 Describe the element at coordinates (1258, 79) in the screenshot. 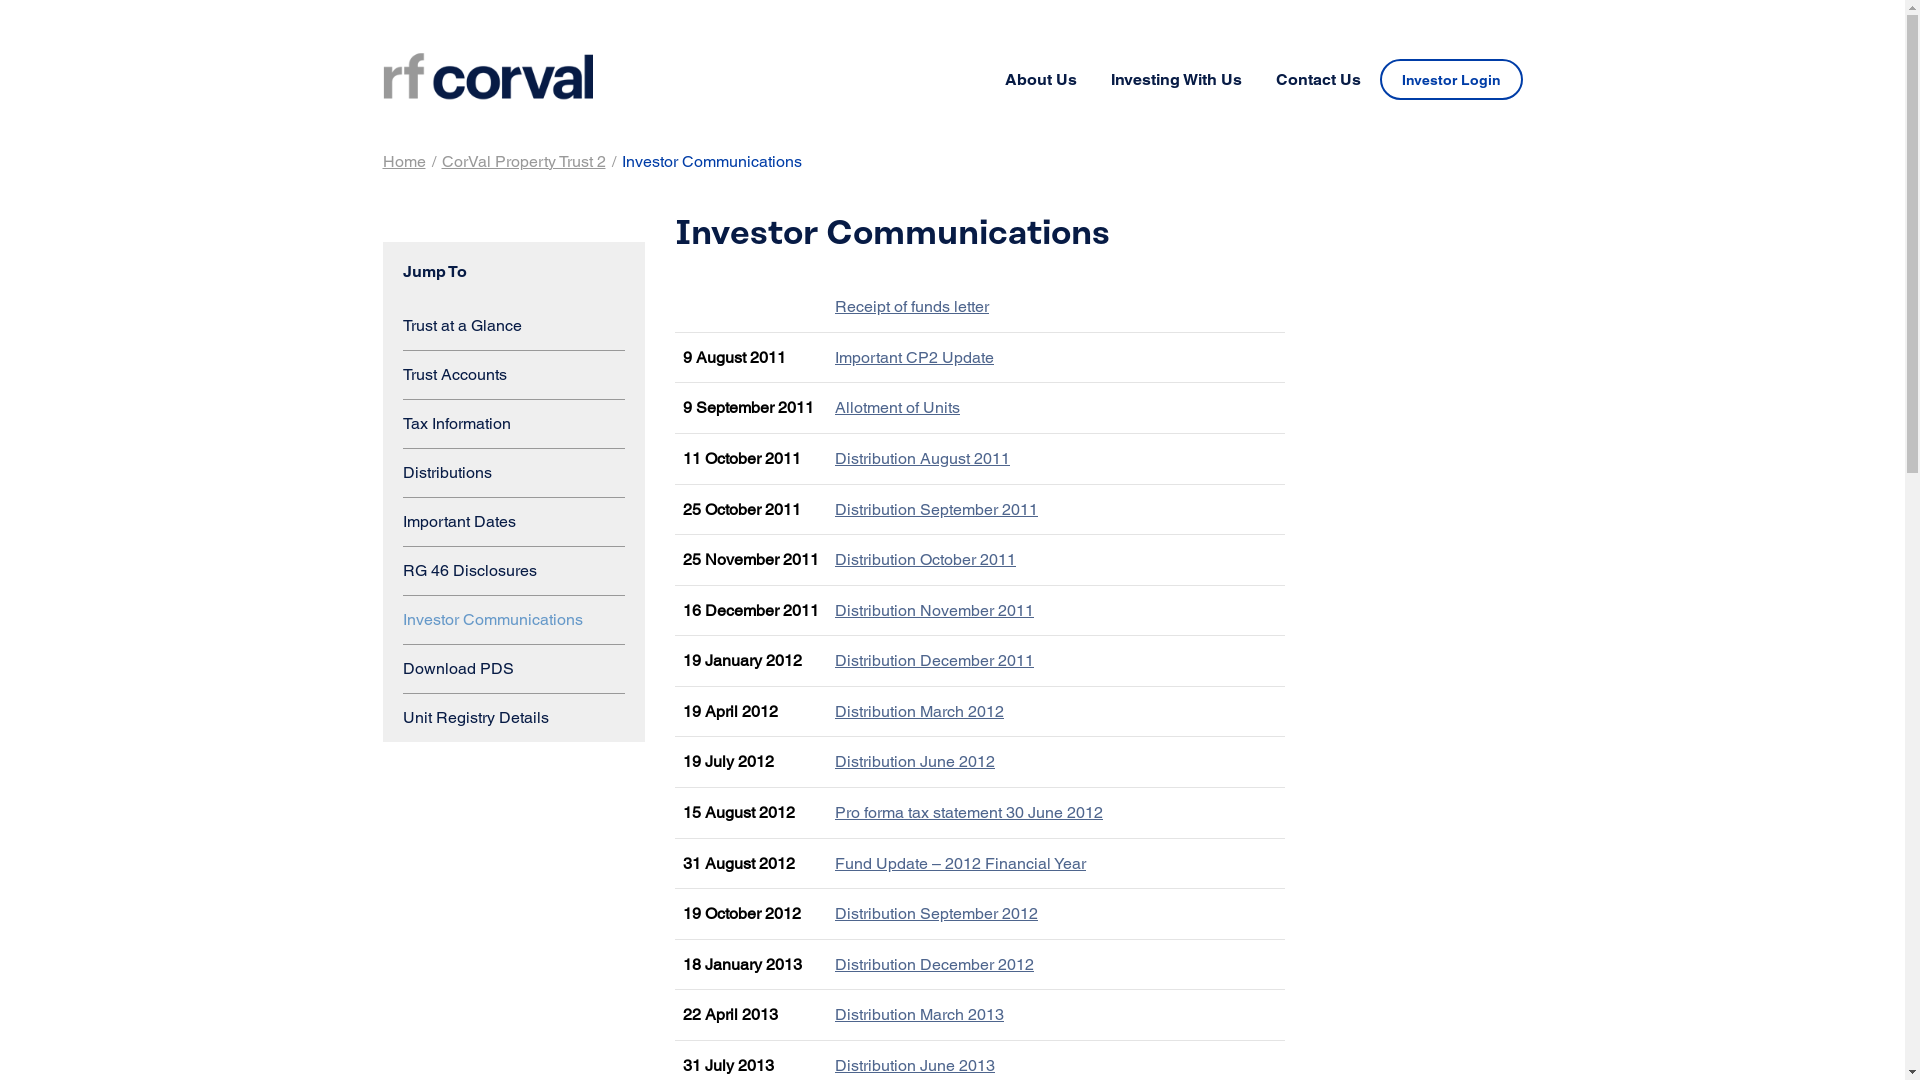

I see `'Contact Us'` at that location.